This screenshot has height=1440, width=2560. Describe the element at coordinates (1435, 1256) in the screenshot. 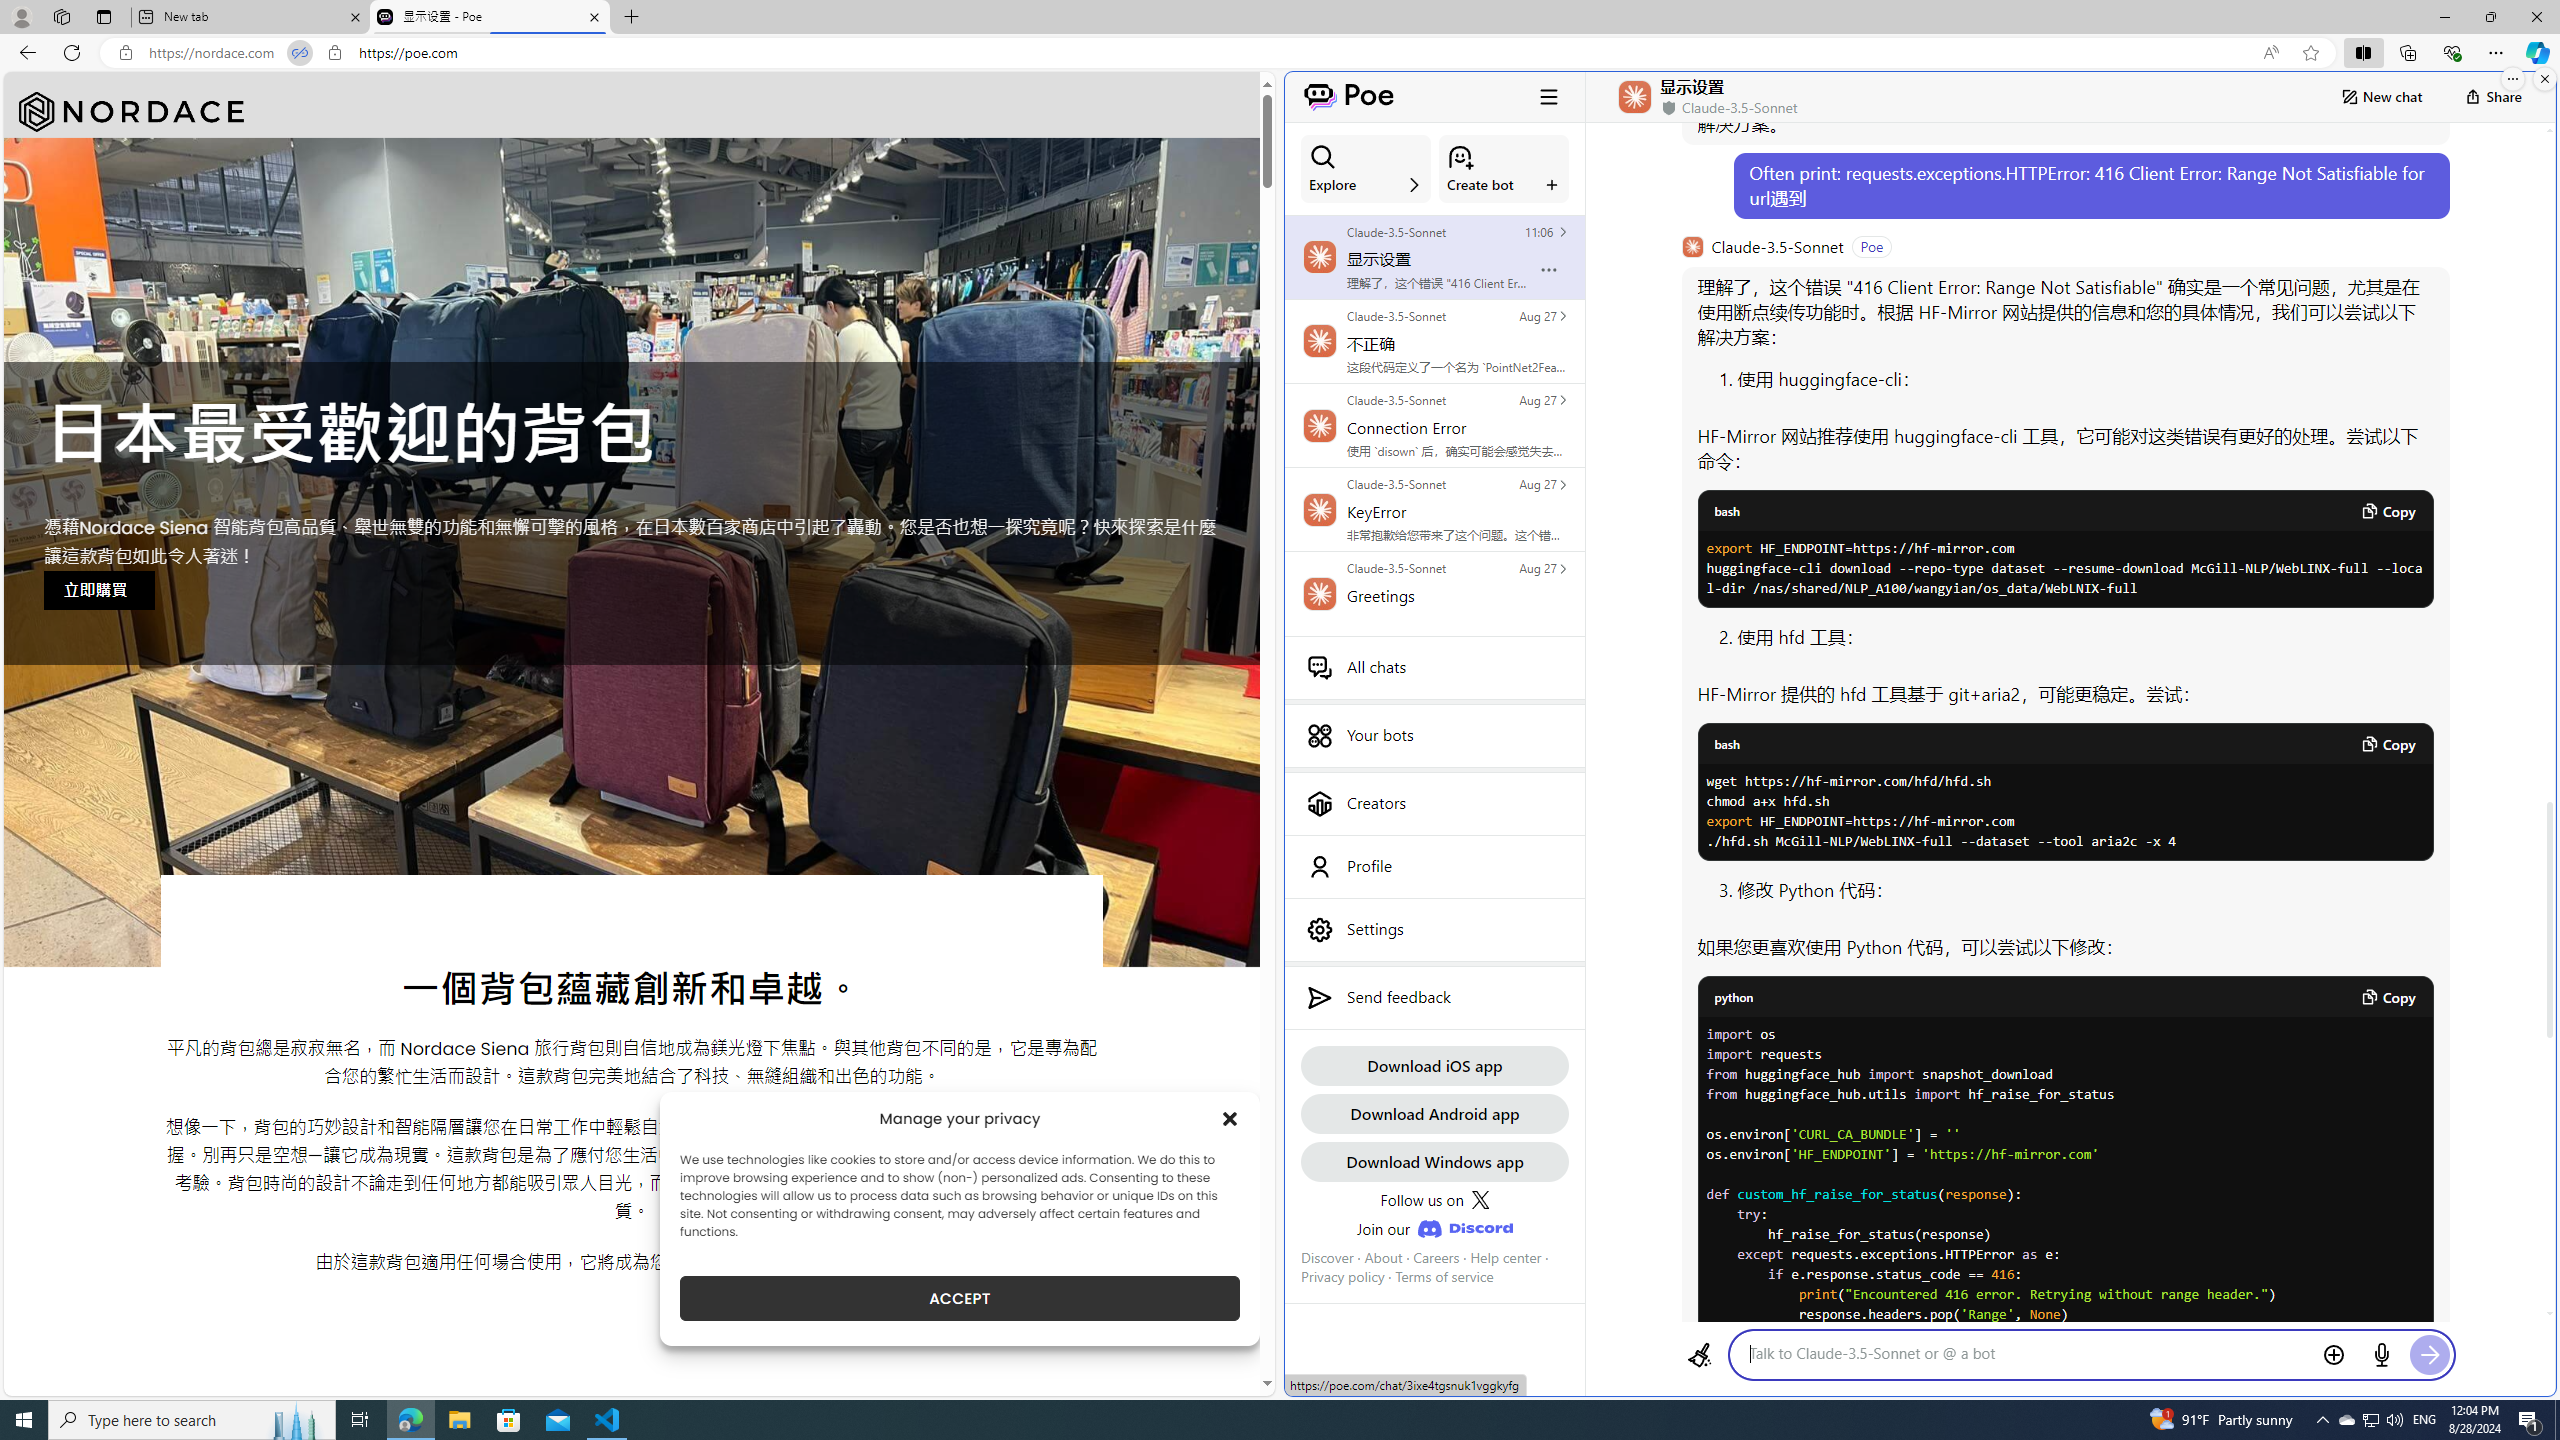

I see `'Careers'` at that location.